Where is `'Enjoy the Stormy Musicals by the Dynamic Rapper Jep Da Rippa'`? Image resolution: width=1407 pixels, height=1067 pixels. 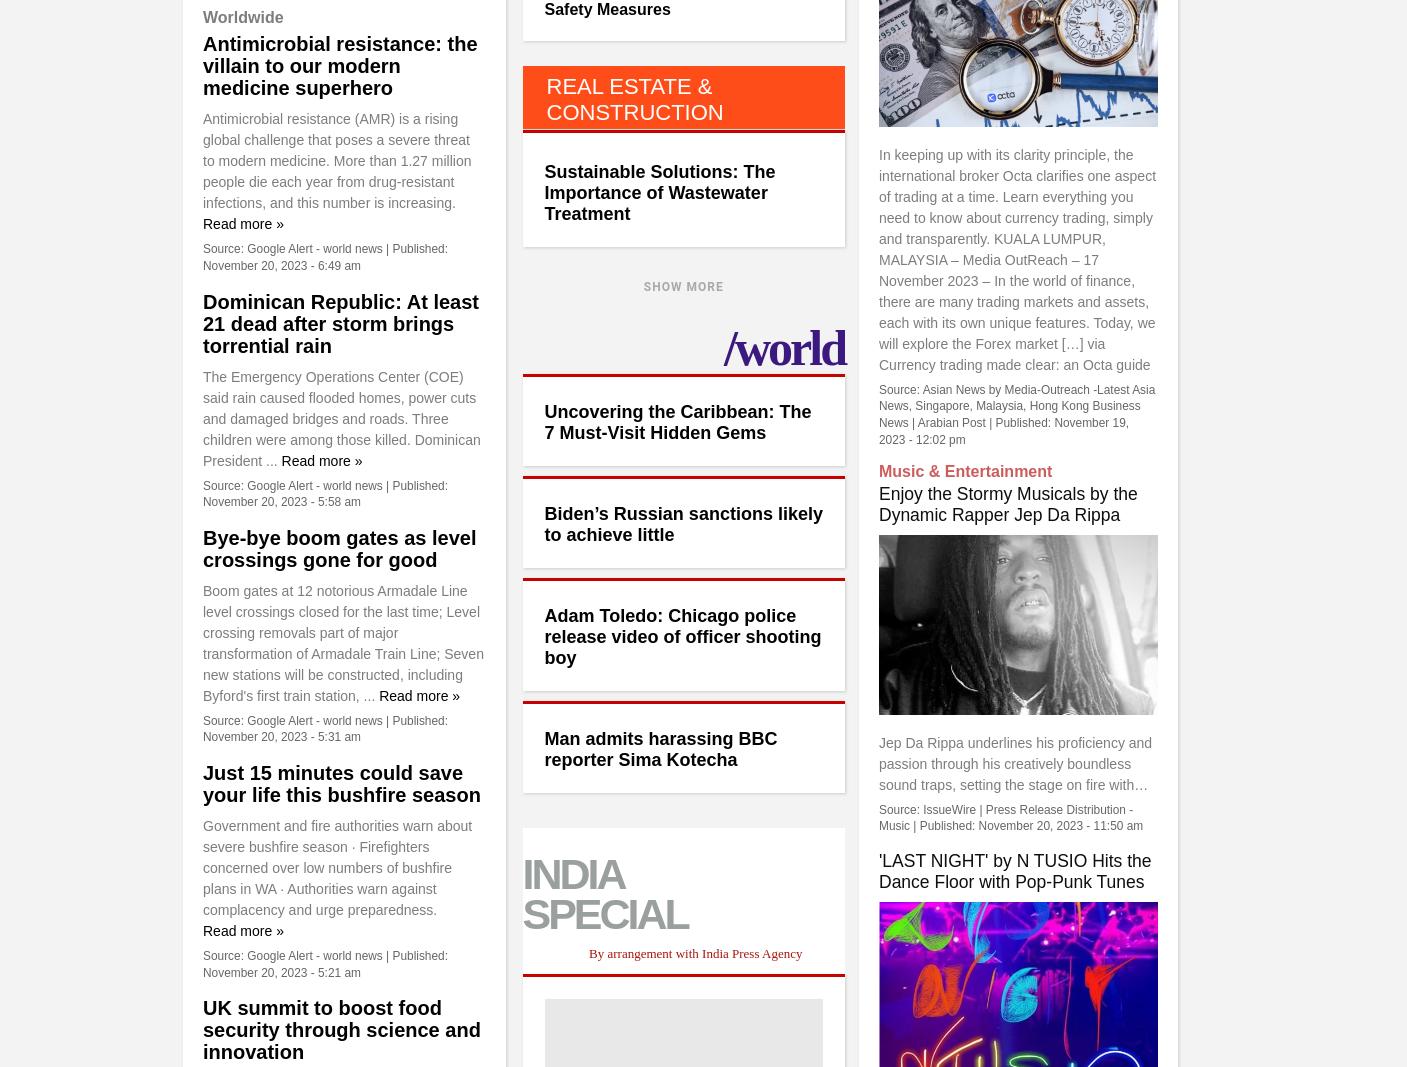 'Enjoy the Stormy Musicals by the Dynamic Rapper Jep Da Rippa' is located at coordinates (1006, 503).